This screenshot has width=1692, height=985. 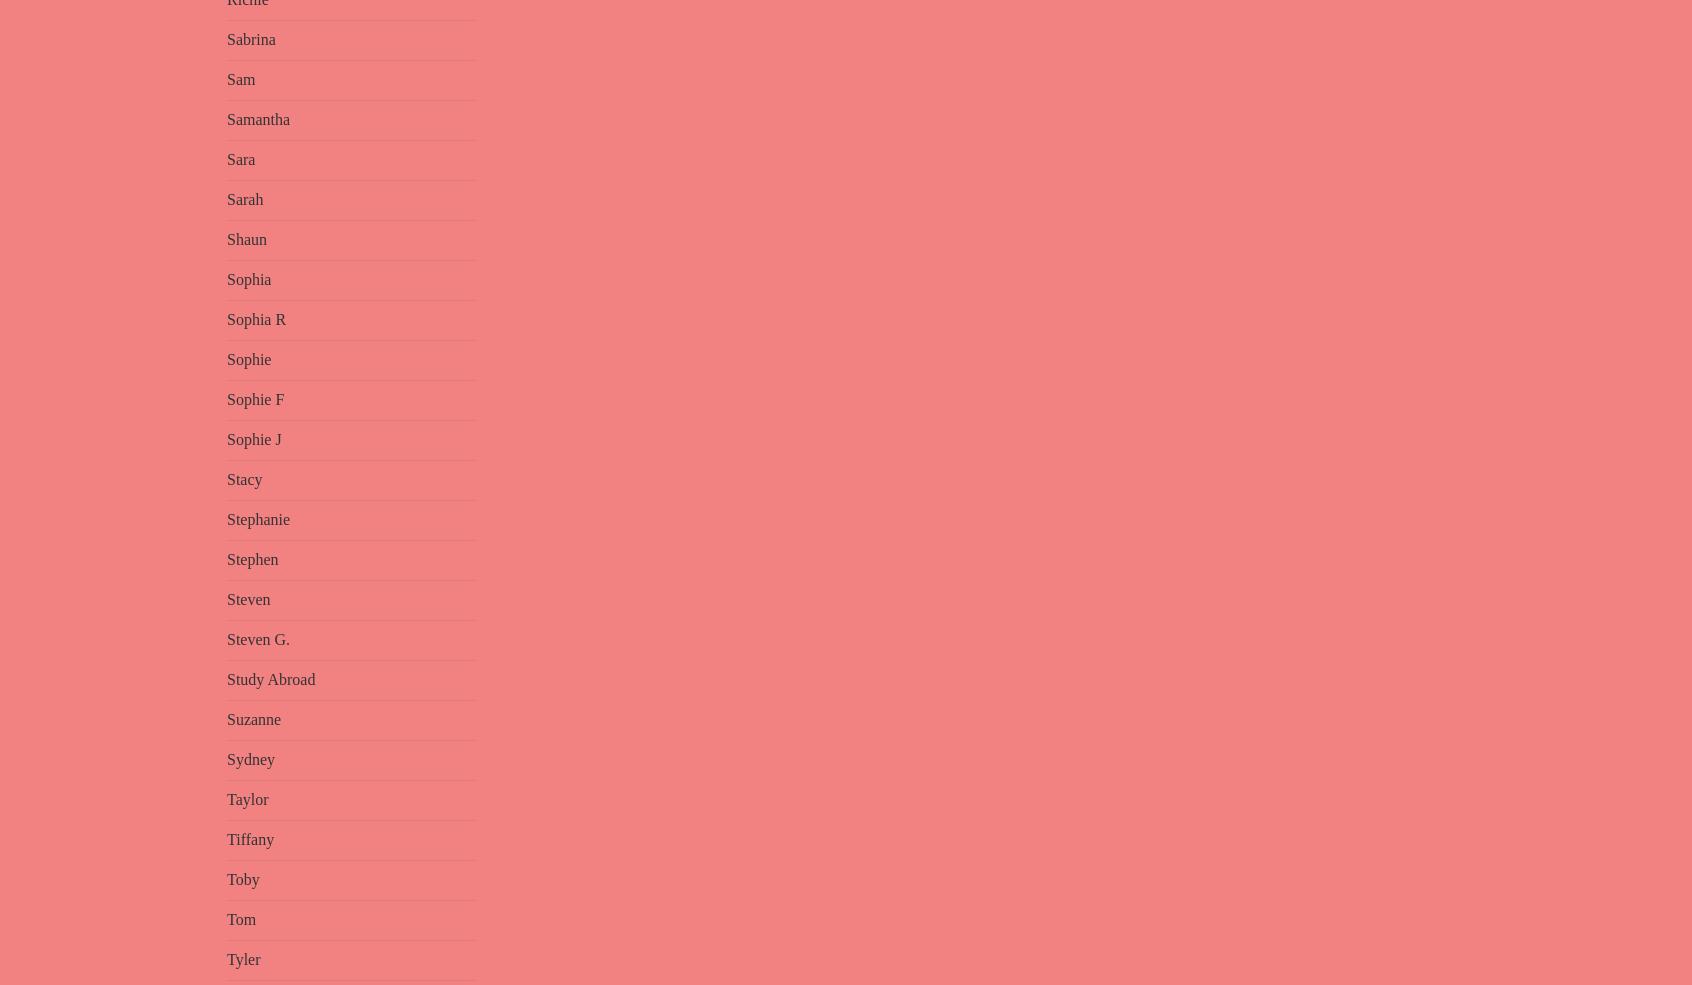 I want to click on 'Sophie', so click(x=249, y=359).